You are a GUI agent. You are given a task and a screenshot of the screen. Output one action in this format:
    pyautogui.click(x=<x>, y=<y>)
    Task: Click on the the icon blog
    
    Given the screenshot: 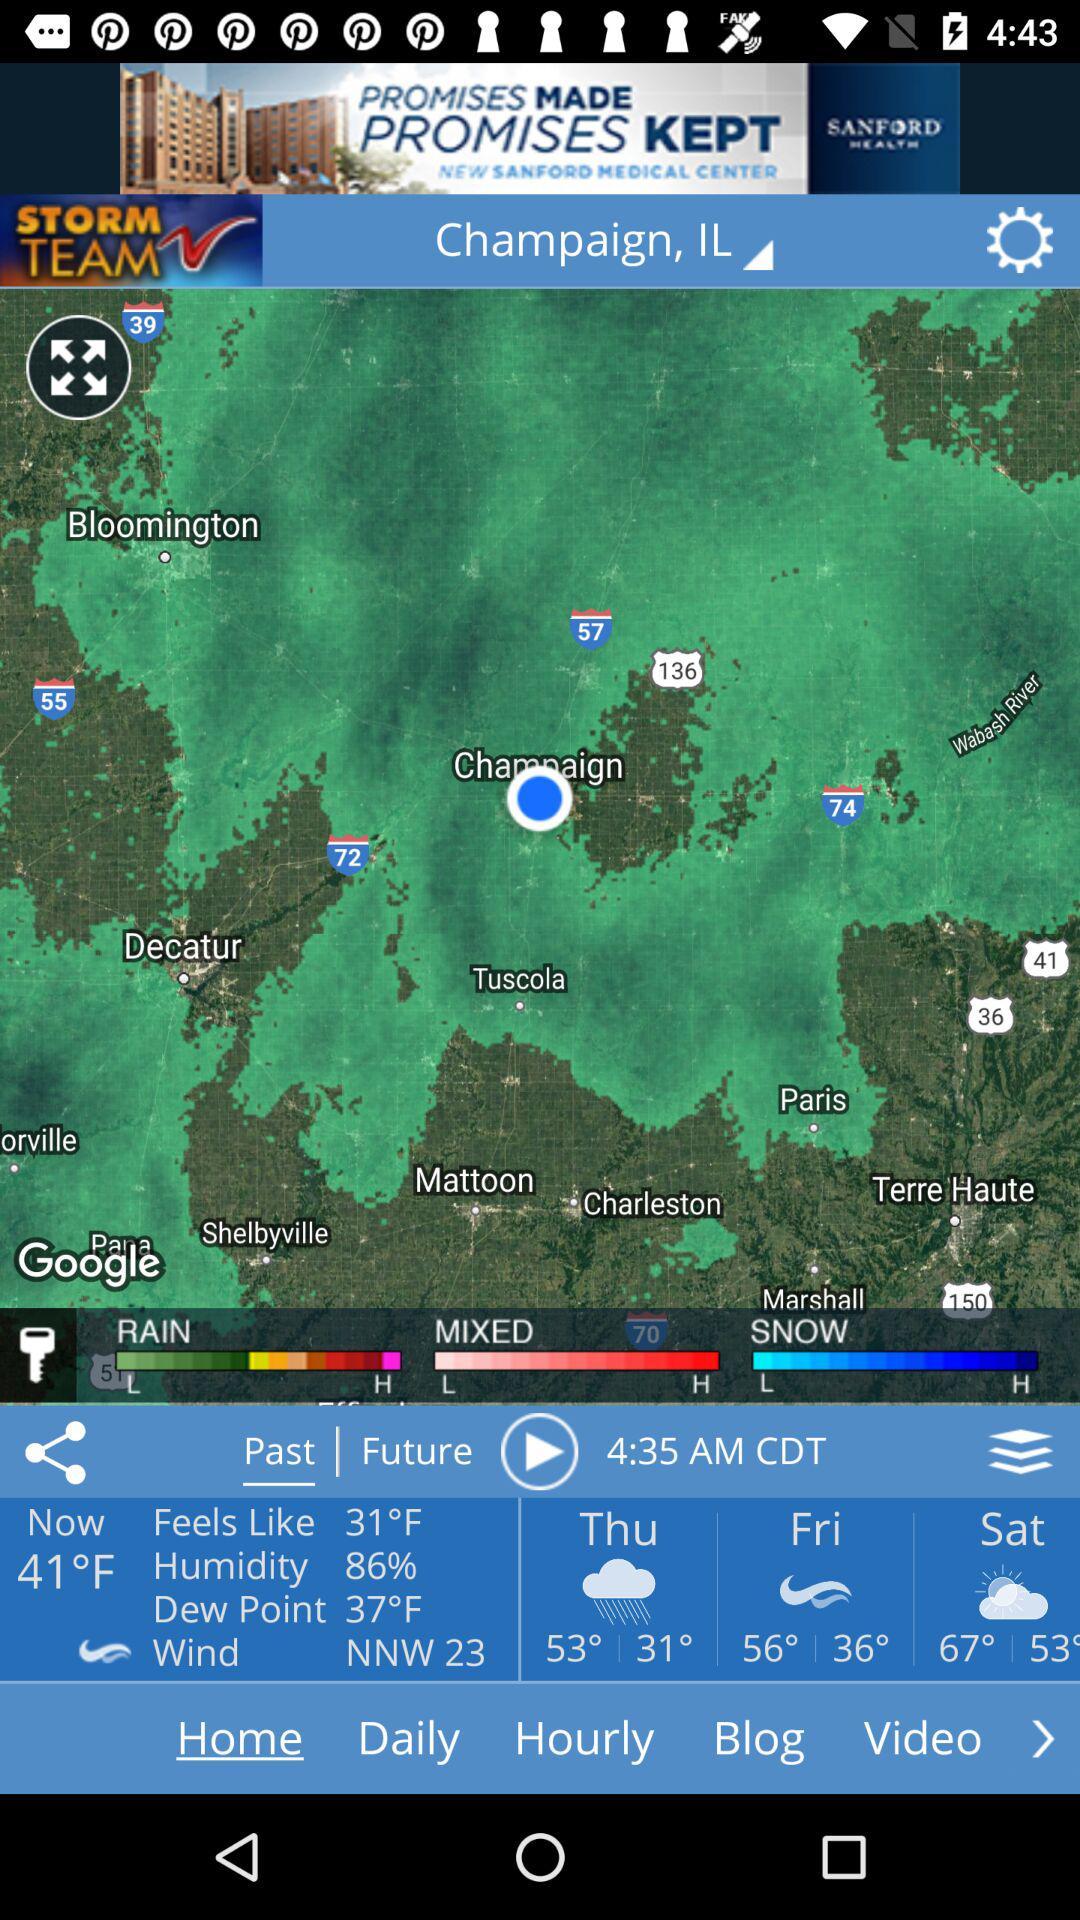 What is the action you would take?
    pyautogui.click(x=759, y=1737)
    